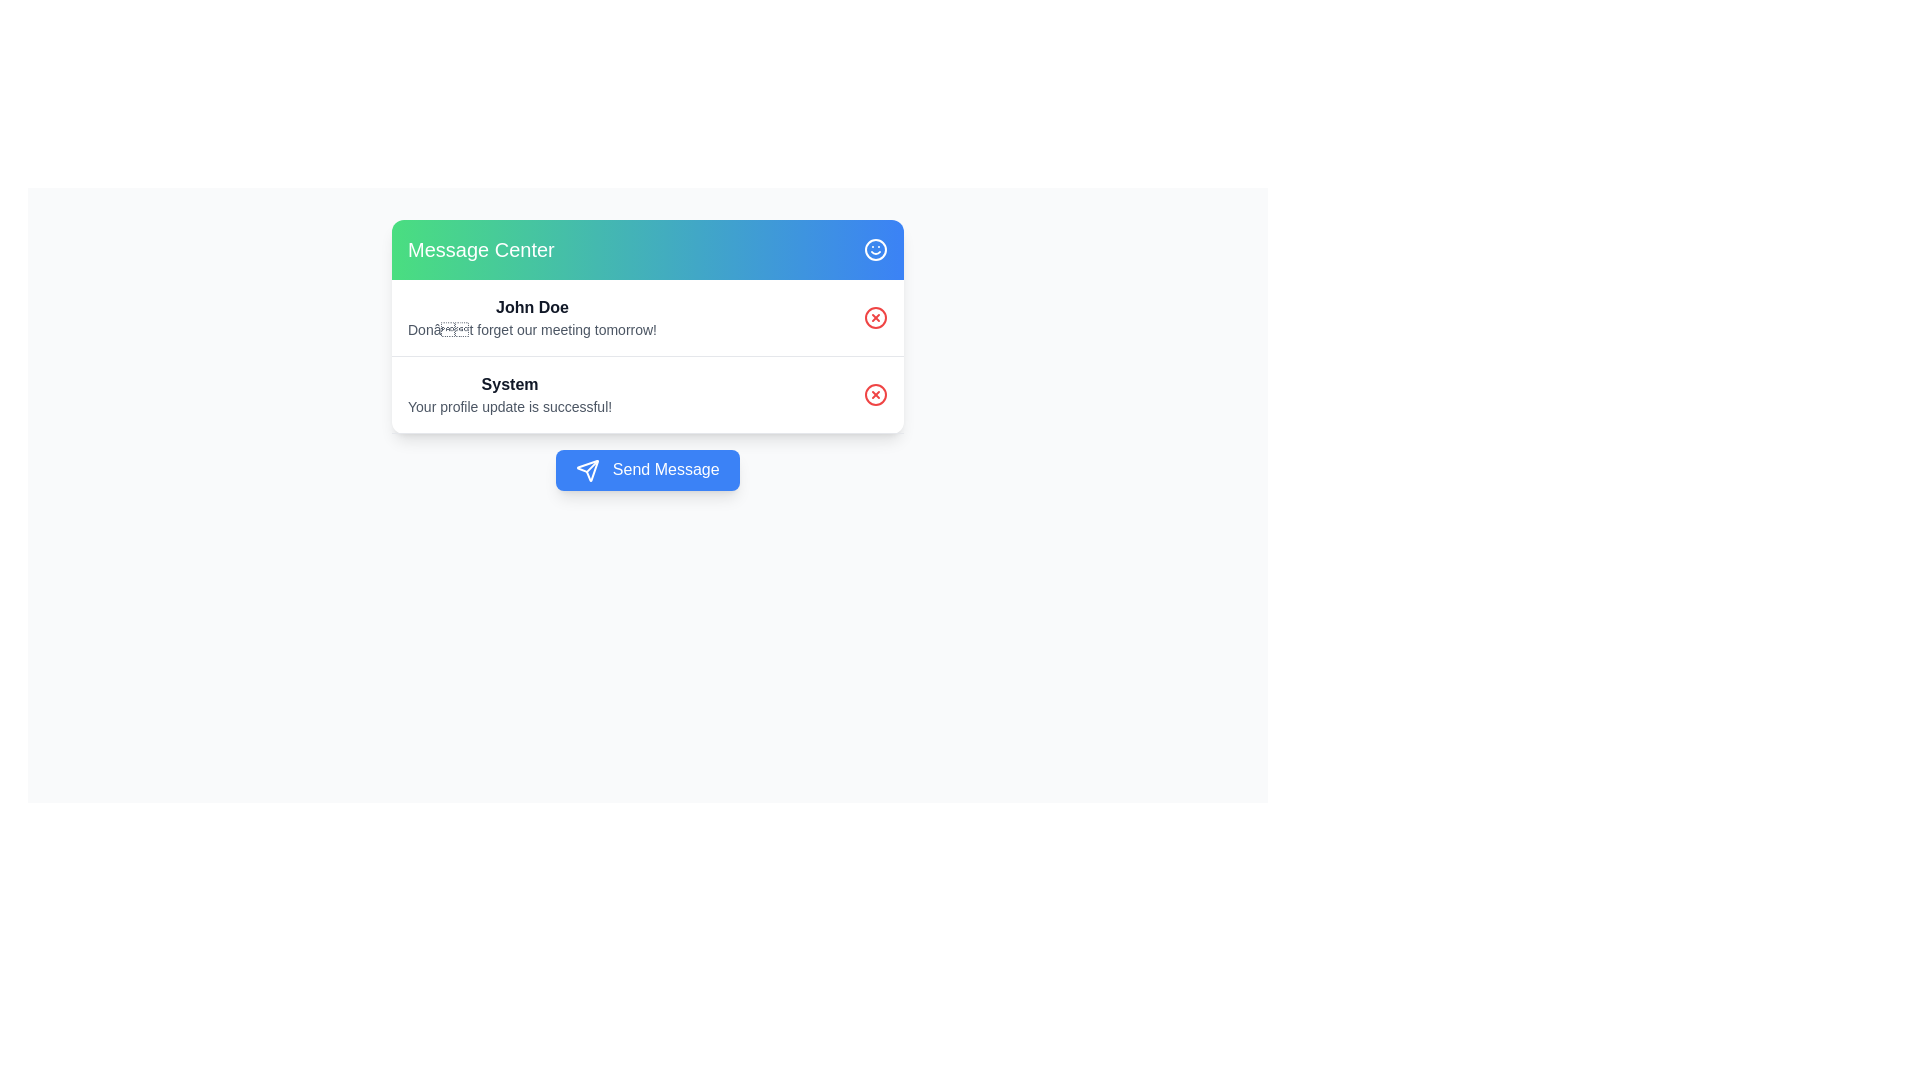 This screenshot has height=1080, width=1920. Describe the element at coordinates (510, 385) in the screenshot. I see `the bold text label displaying 'System' in dark gray color located in the 'Message Center', which is the first line of a two-line message block` at that location.